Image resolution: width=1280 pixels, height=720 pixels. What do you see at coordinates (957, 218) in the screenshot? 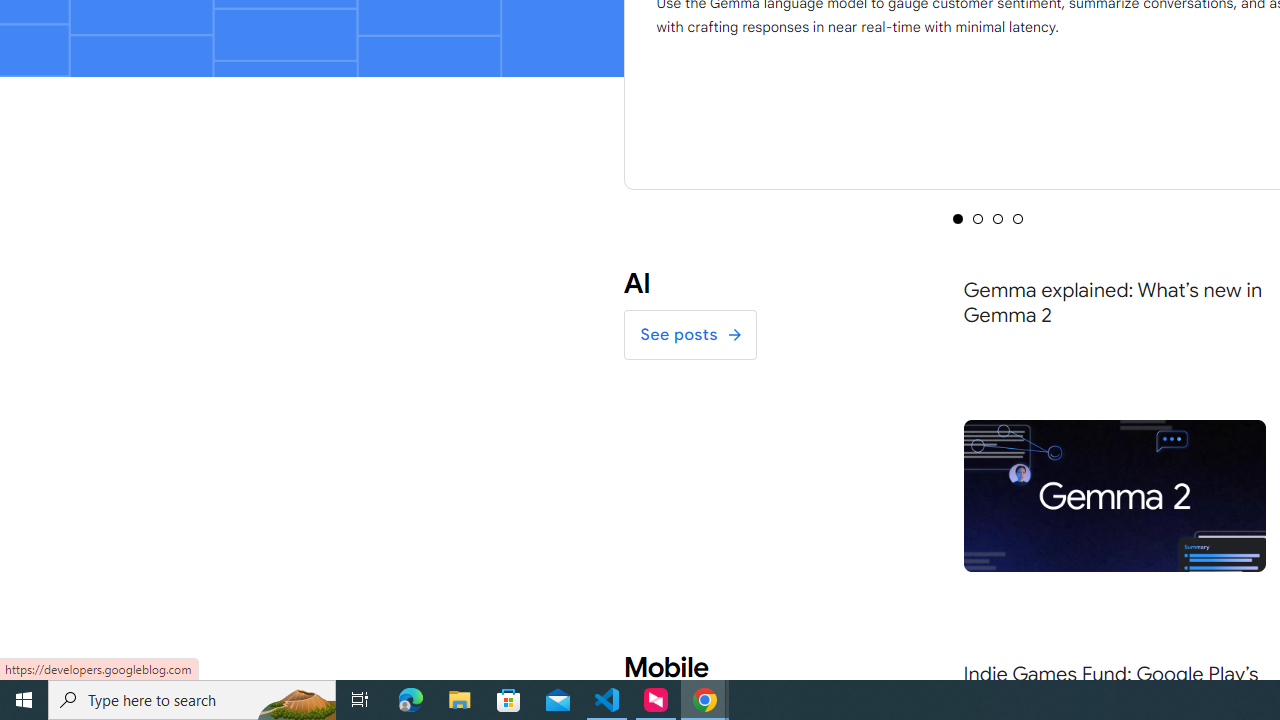
I see `'Selected tab 1 of 4'` at bounding box center [957, 218].